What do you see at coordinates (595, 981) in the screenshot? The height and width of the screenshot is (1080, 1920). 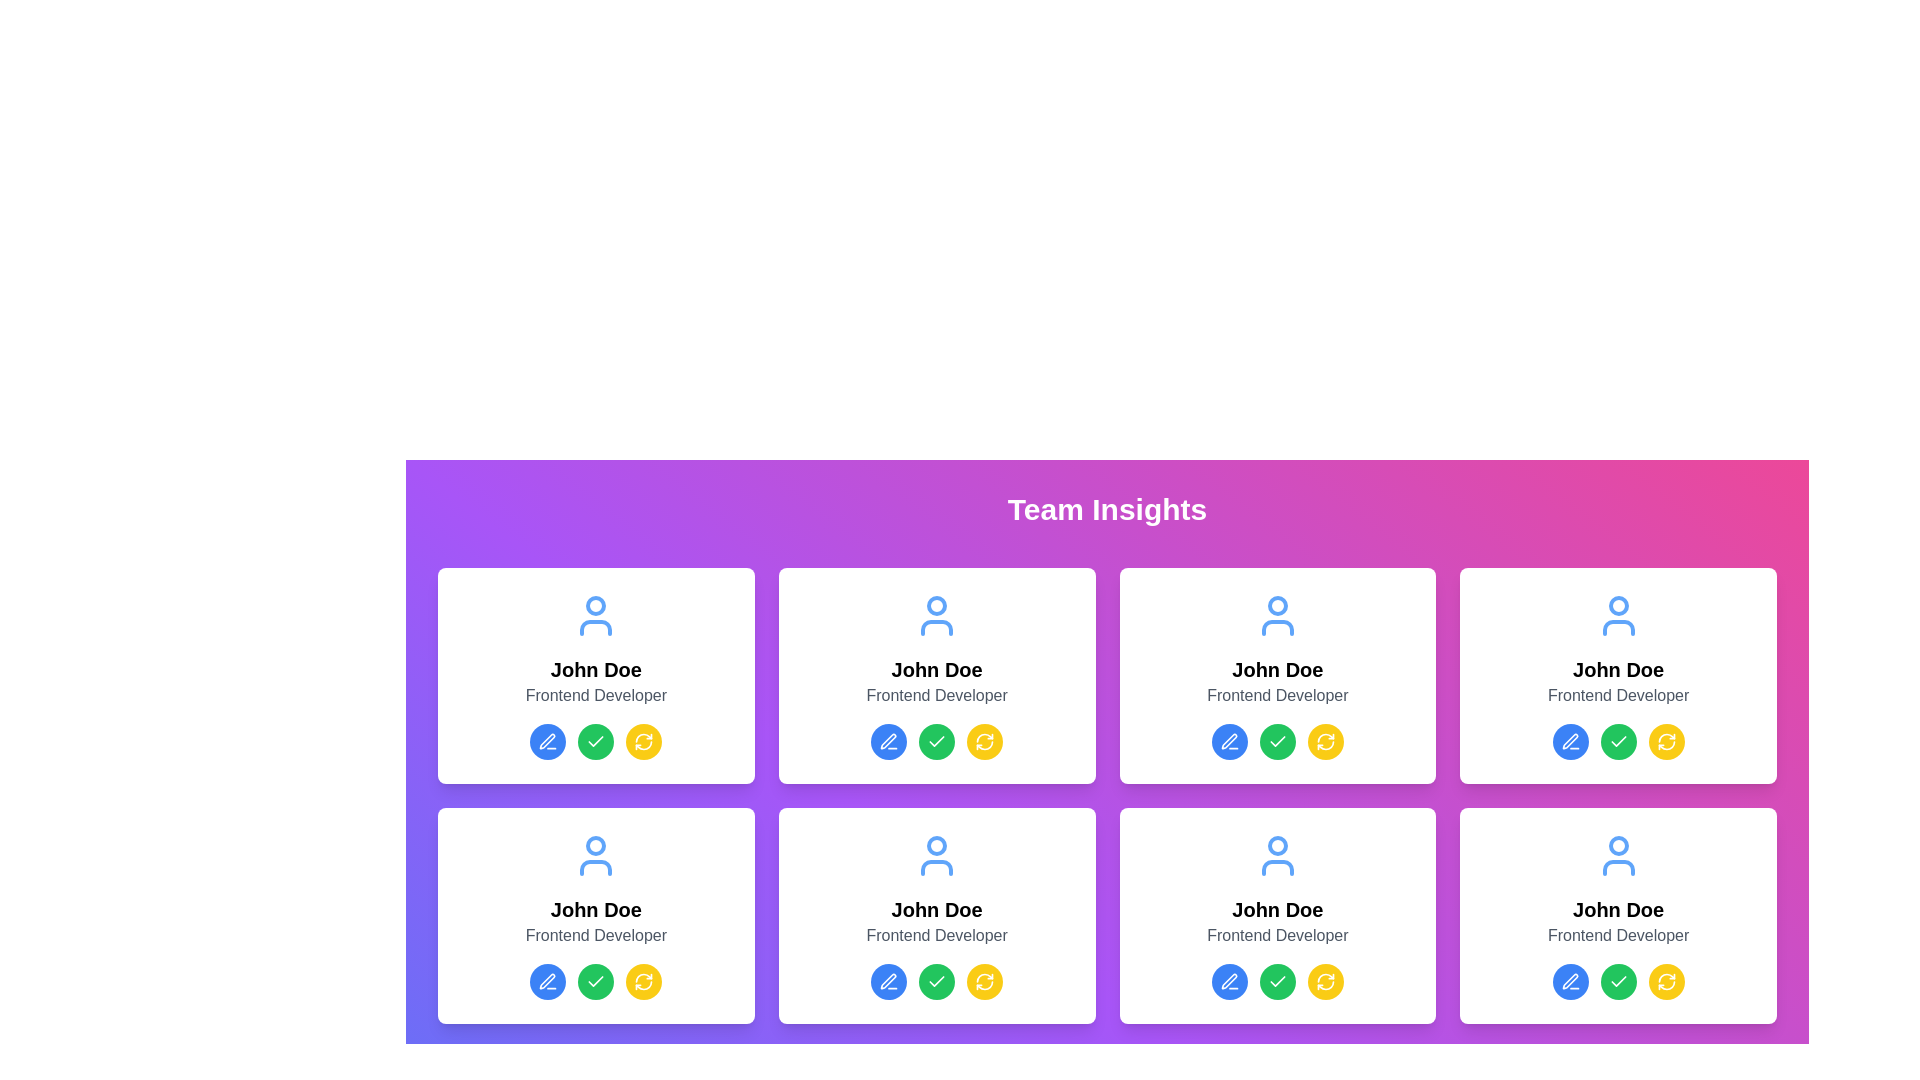 I see `the refresh button, which is the yellow circular button located at the bottom-center of the last card in the grid layout containing user details` at bounding box center [595, 981].